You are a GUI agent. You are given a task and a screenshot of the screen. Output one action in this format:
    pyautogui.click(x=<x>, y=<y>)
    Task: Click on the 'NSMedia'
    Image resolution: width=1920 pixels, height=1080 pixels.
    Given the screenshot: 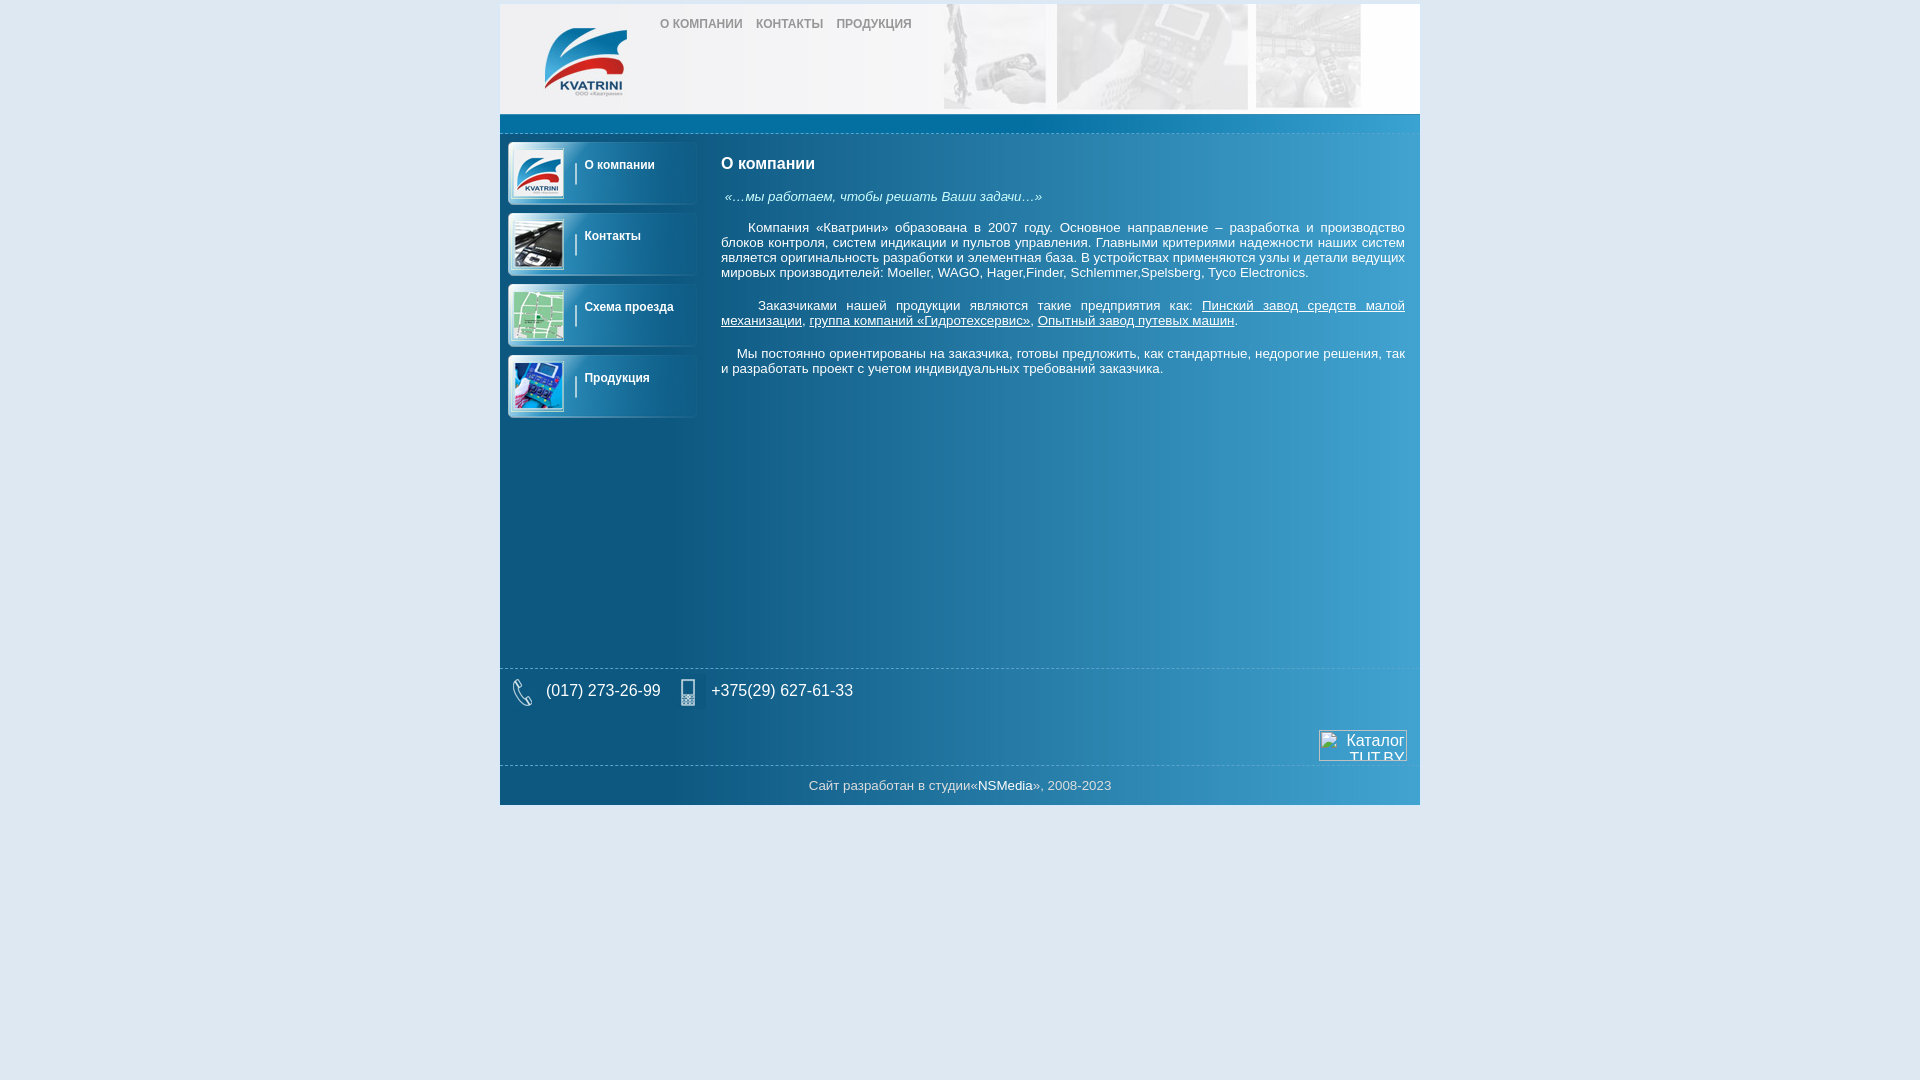 What is the action you would take?
    pyautogui.click(x=978, y=784)
    